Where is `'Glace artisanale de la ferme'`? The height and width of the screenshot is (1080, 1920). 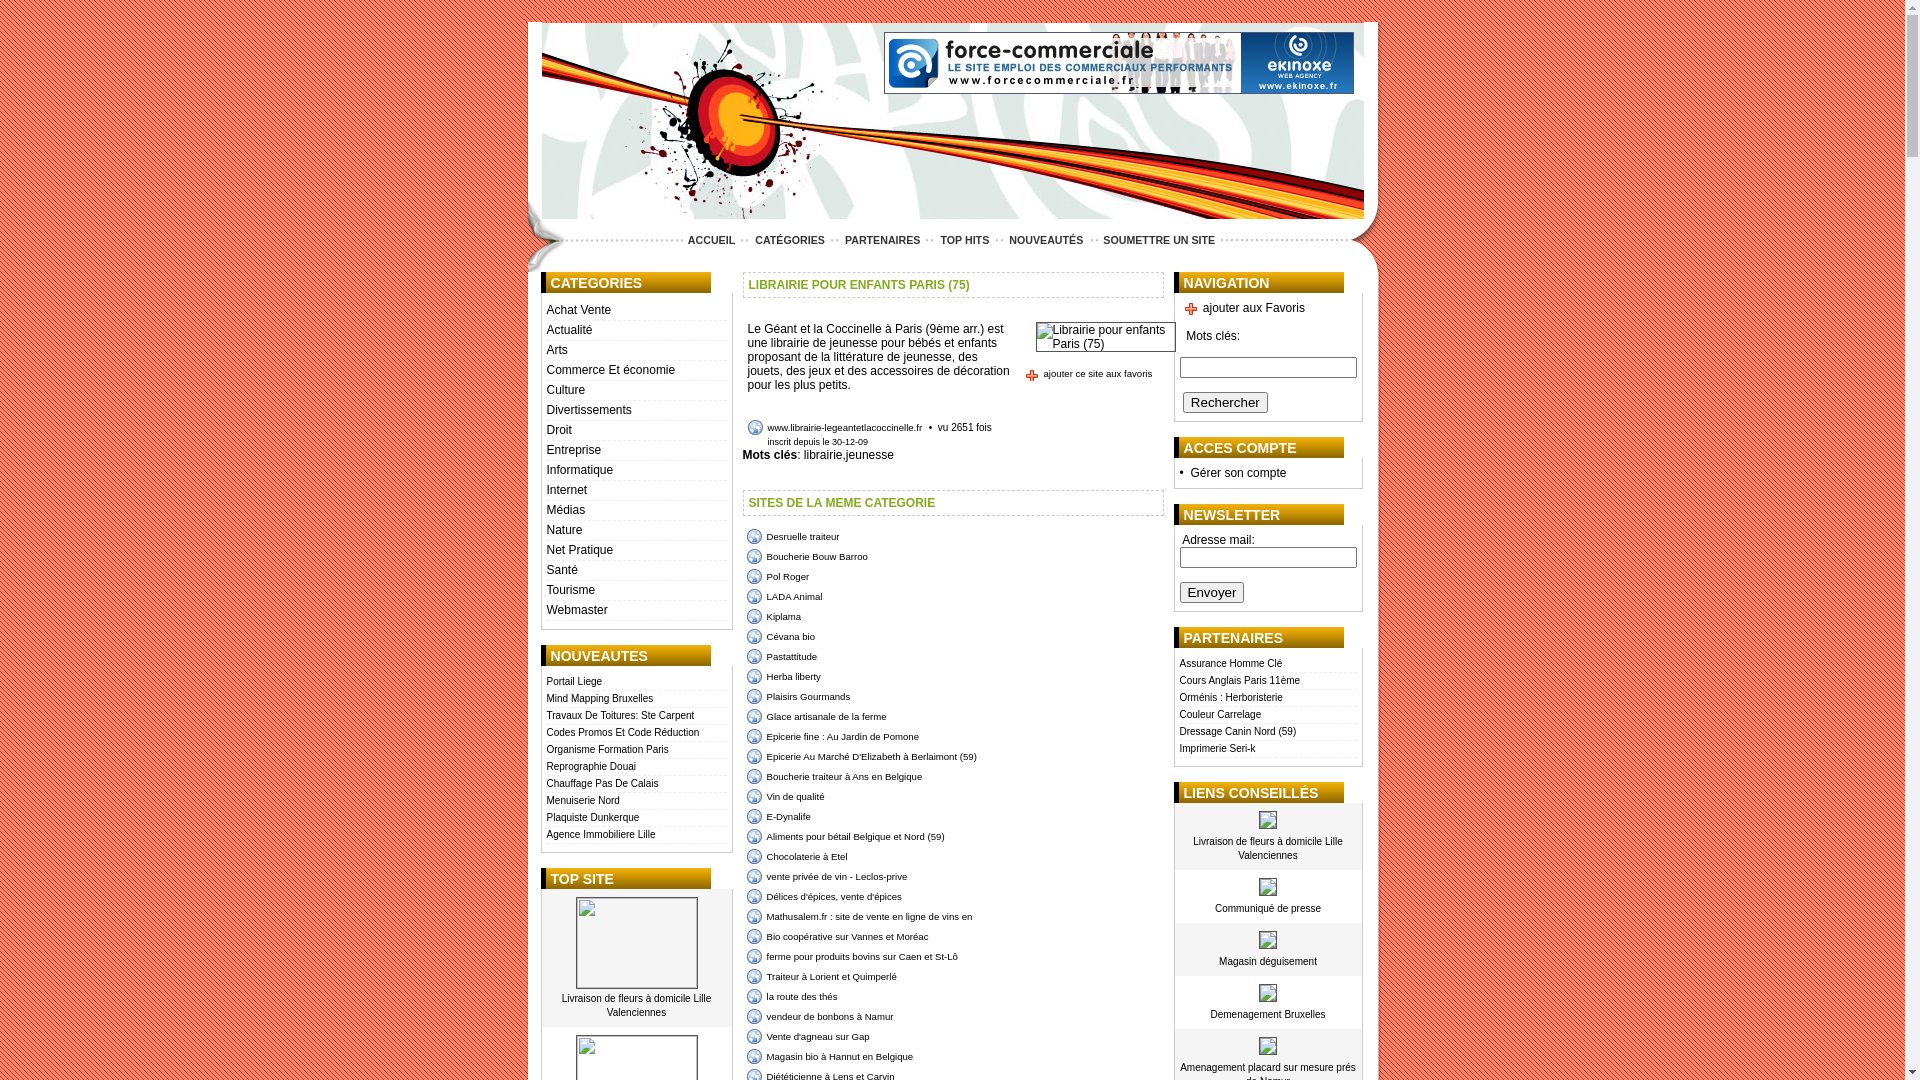
'Glace artisanale de la ferme' is located at coordinates (816, 715).